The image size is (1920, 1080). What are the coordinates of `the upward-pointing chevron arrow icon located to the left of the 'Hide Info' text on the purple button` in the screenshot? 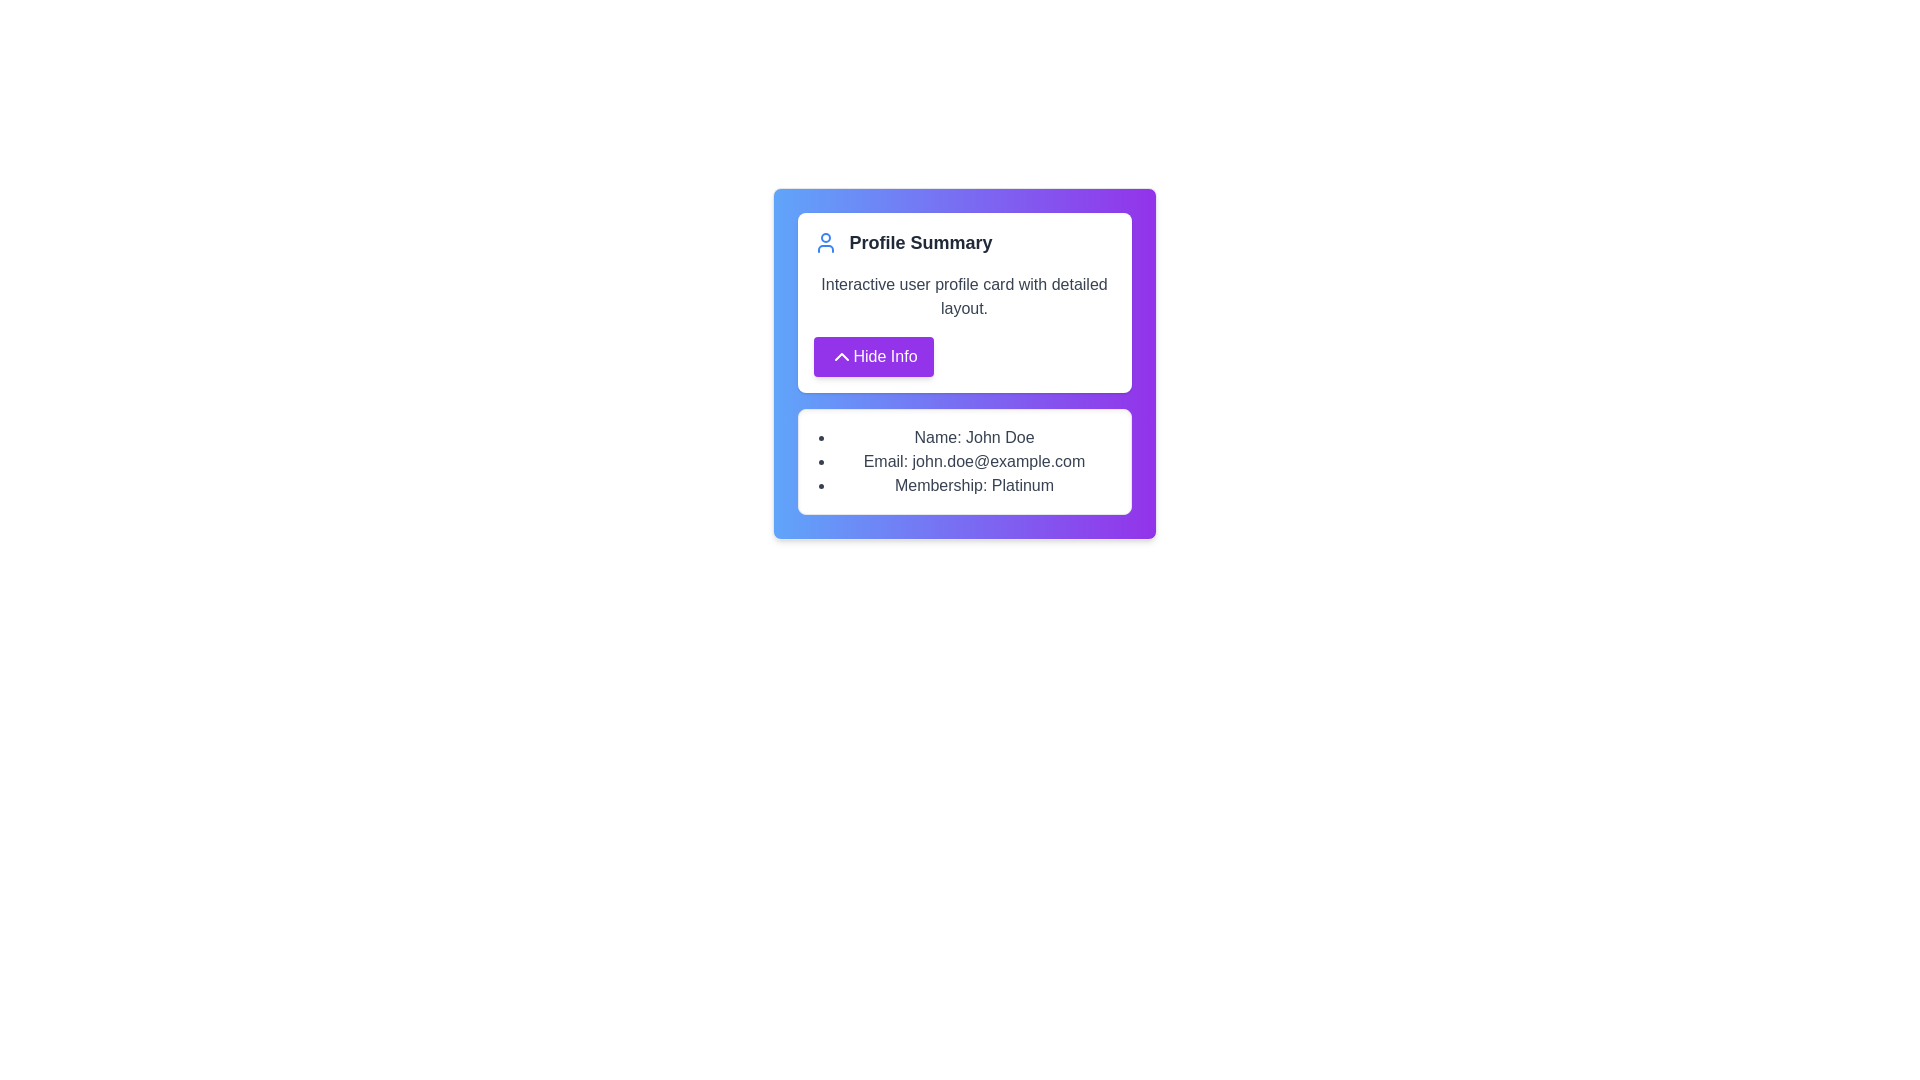 It's located at (841, 356).